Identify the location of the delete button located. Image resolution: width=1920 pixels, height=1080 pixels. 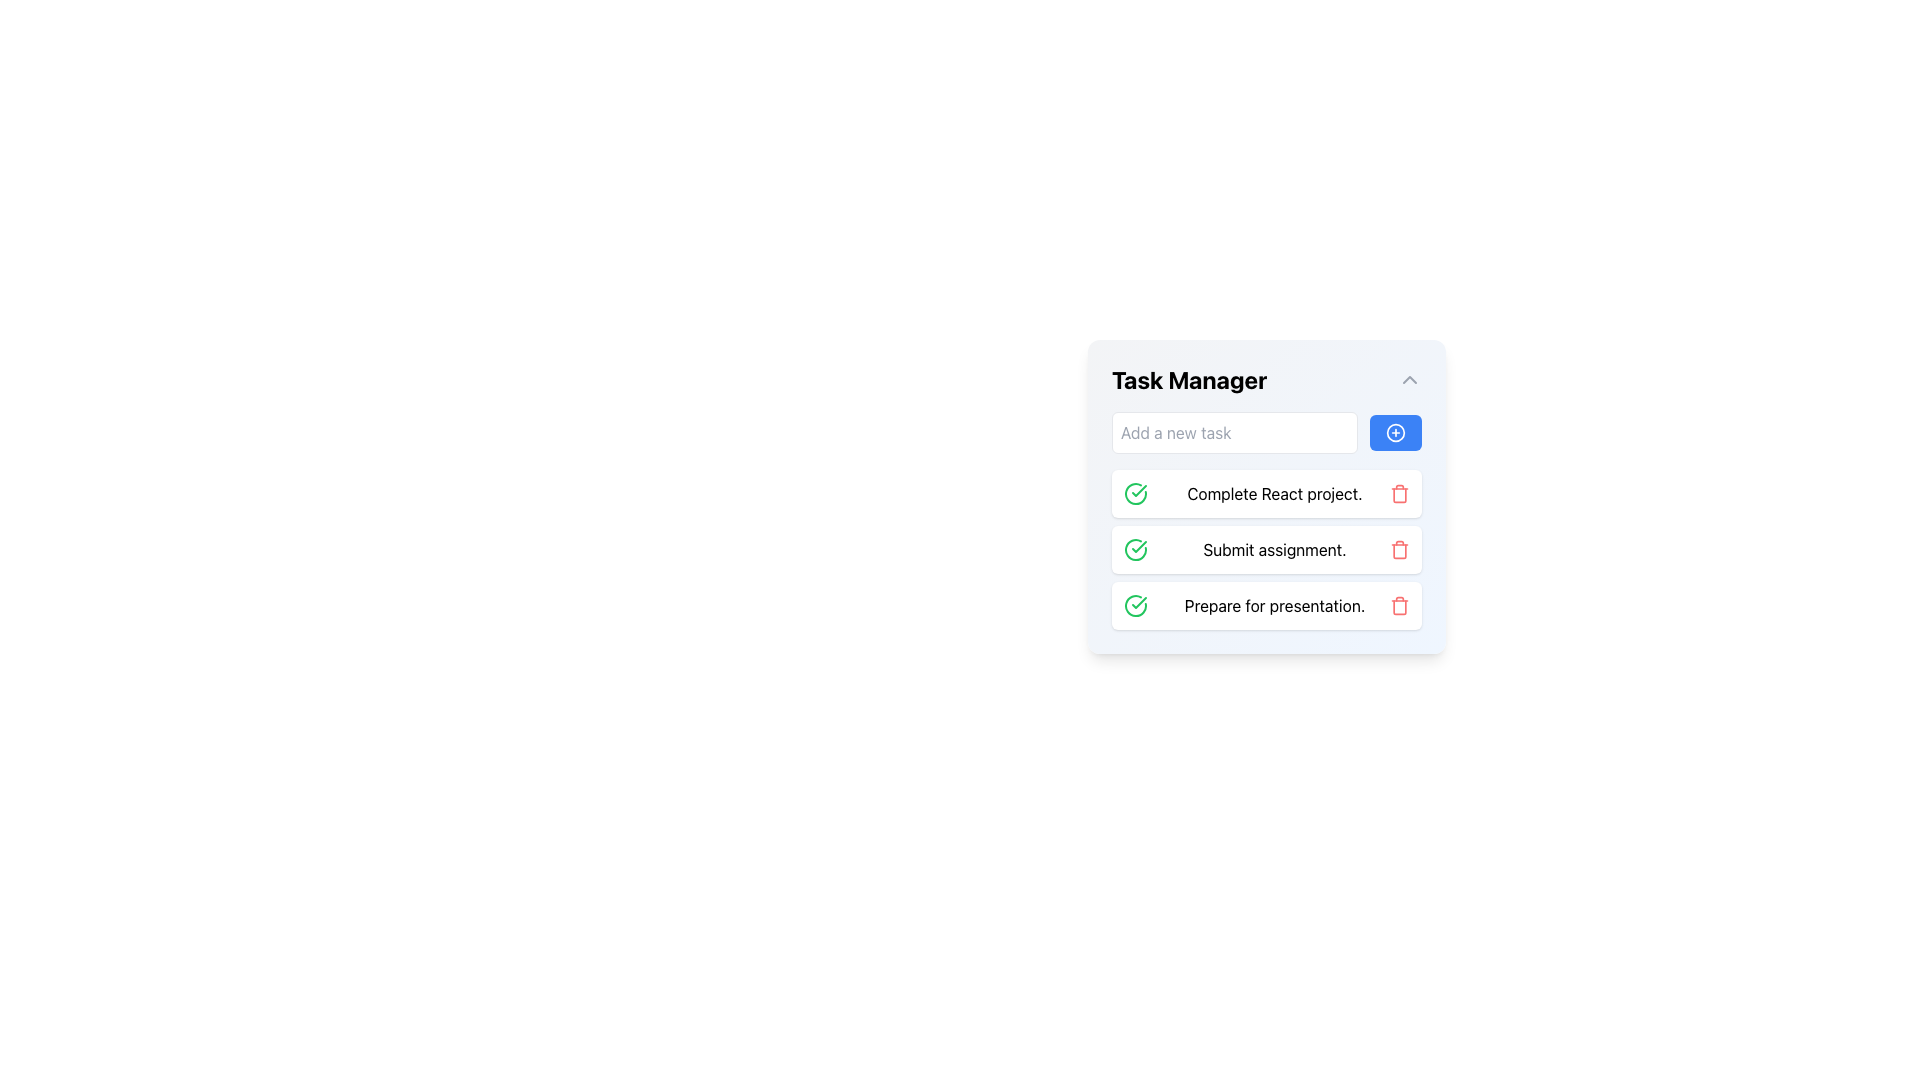
(1399, 604).